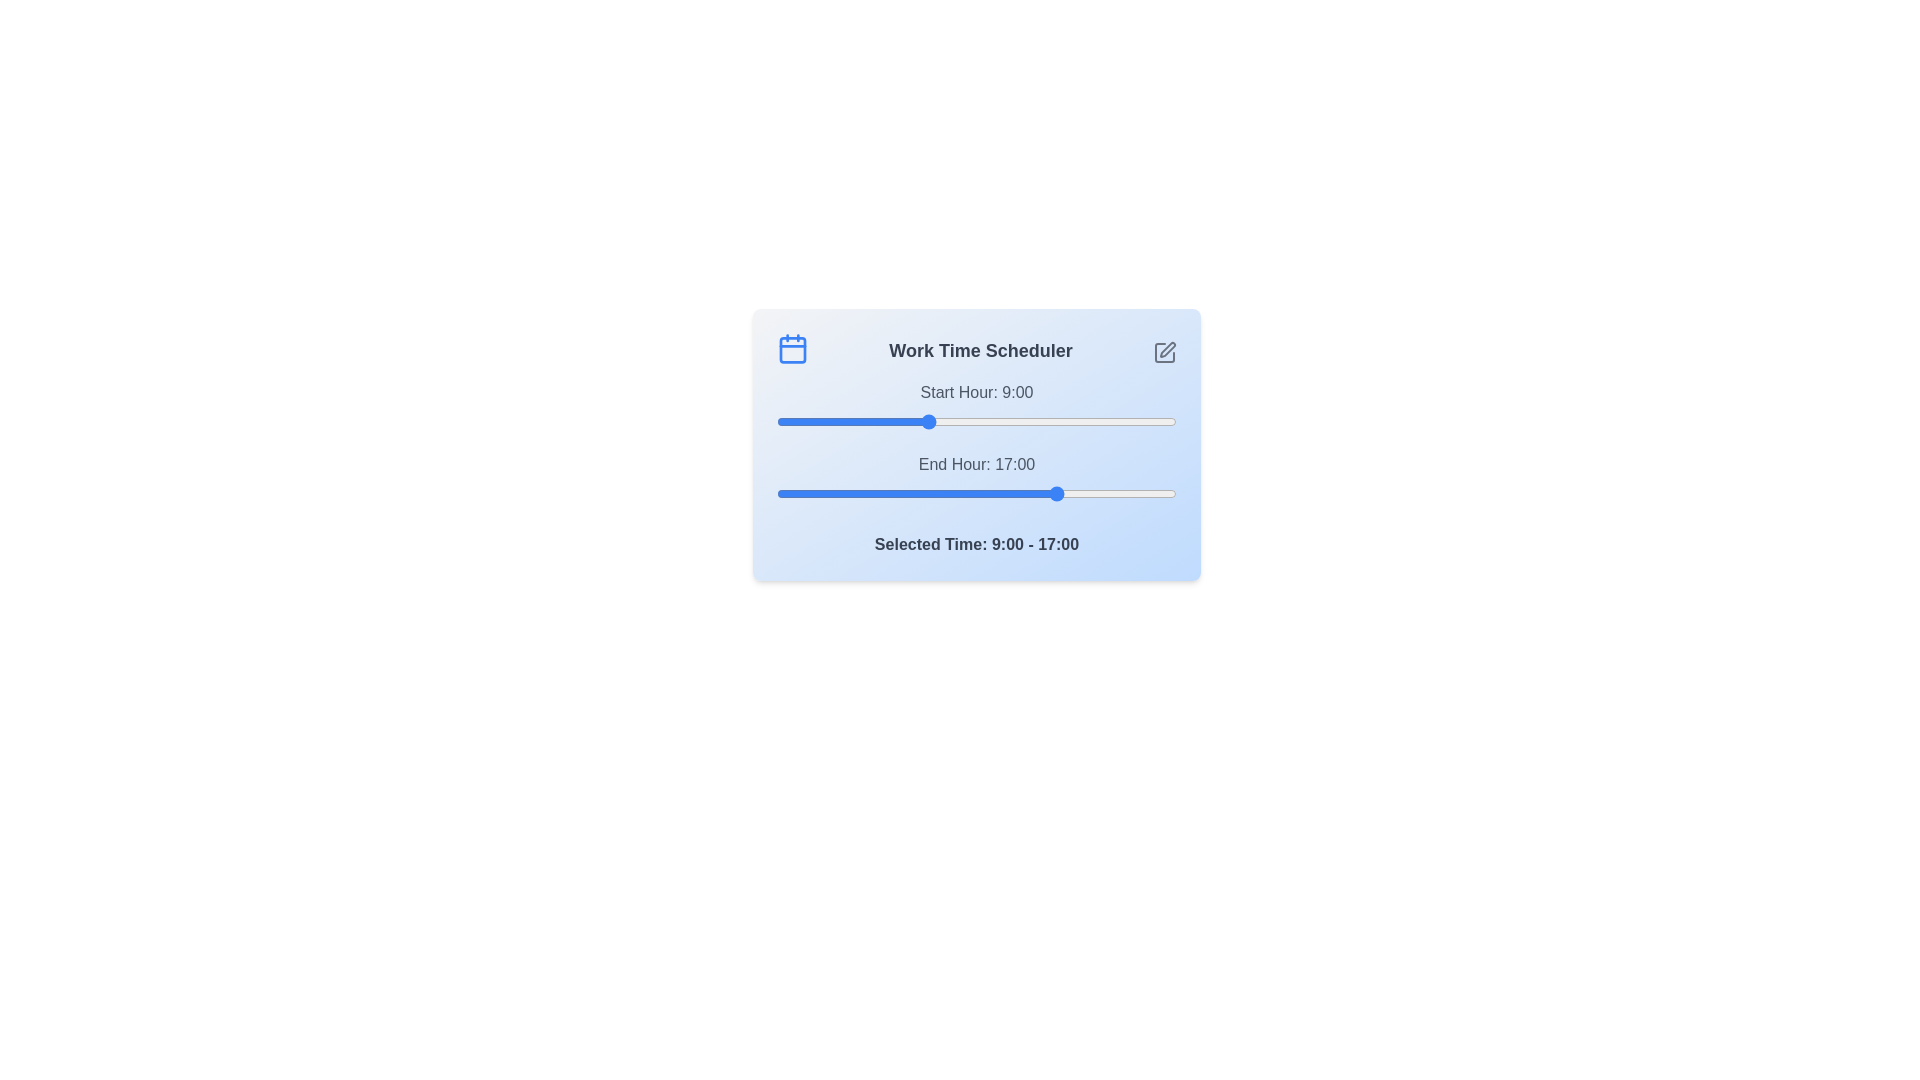 This screenshot has width=1920, height=1080. What do you see at coordinates (1042, 493) in the screenshot?
I see `the end time slider to 16 where 16 is in the range 0 to 24` at bounding box center [1042, 493].